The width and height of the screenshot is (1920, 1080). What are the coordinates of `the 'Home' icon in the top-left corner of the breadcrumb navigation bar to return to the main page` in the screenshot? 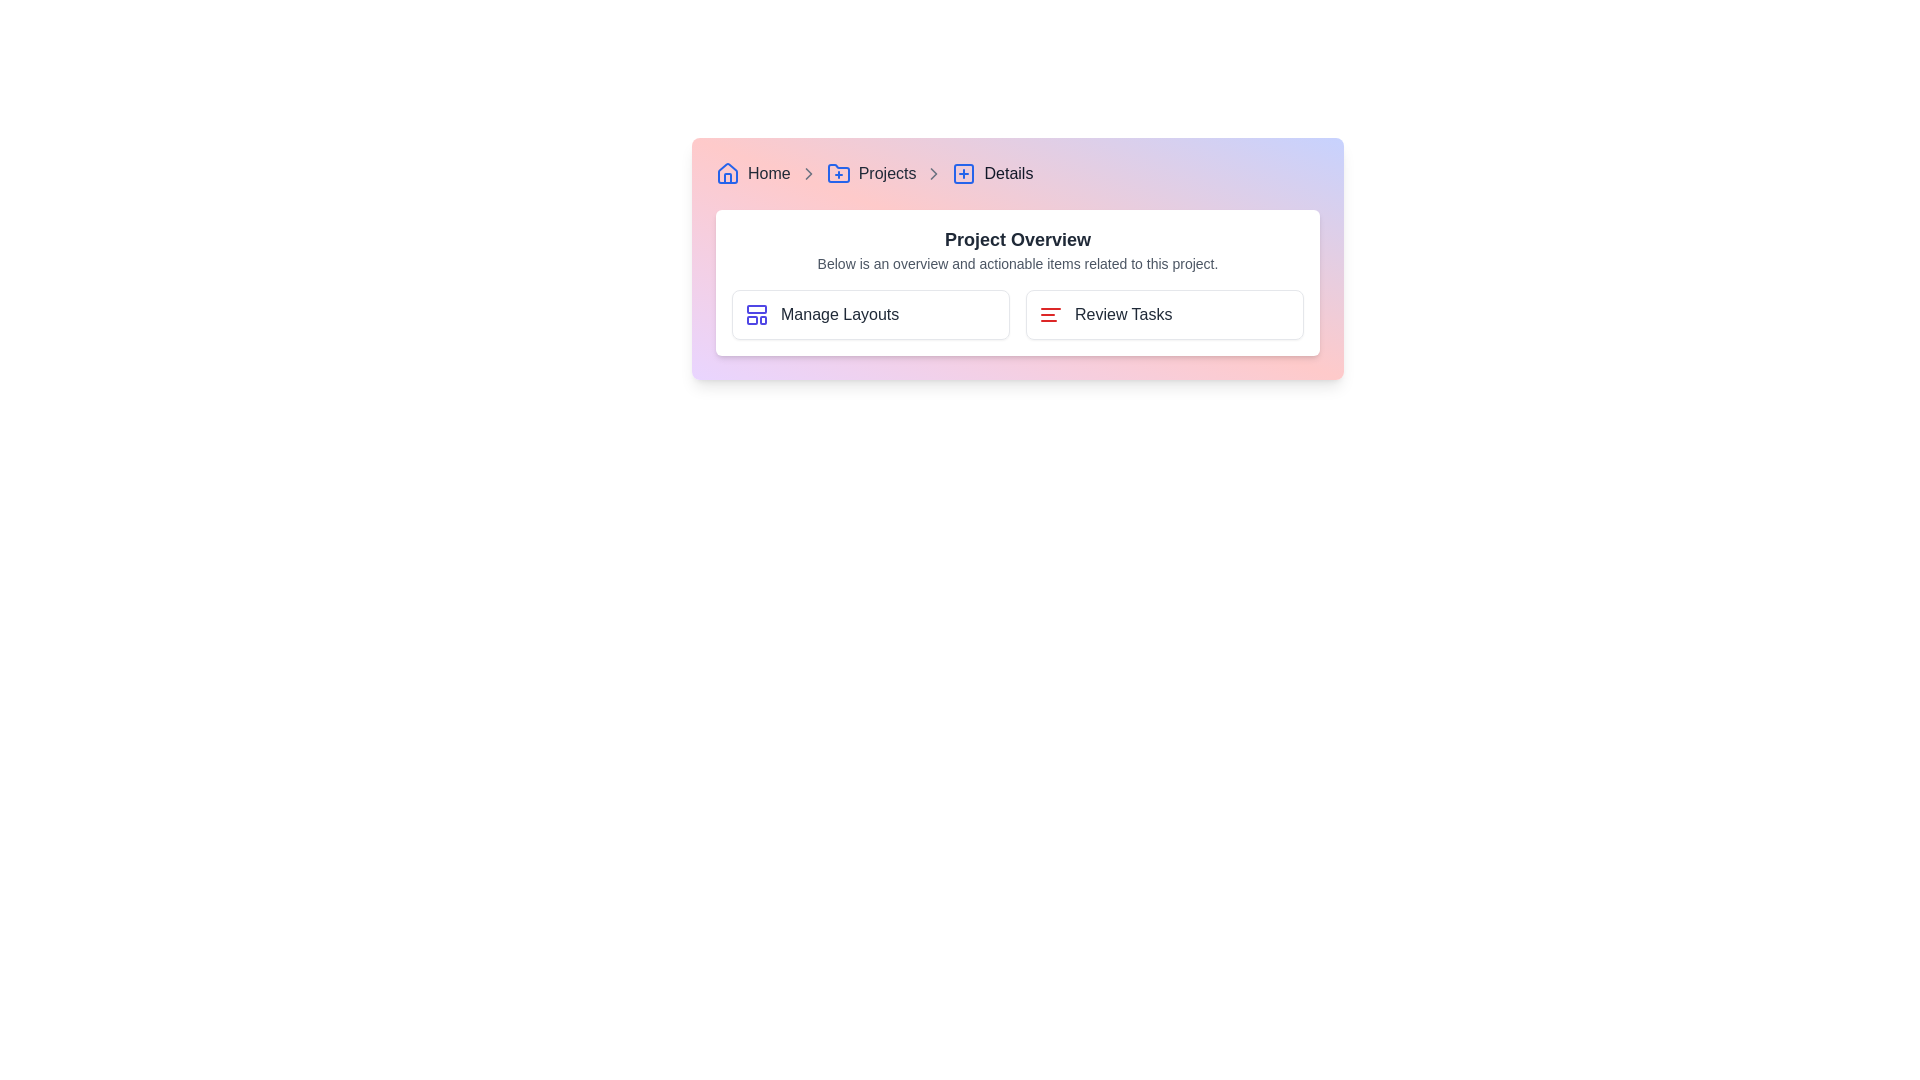 It's located at (727, 172).